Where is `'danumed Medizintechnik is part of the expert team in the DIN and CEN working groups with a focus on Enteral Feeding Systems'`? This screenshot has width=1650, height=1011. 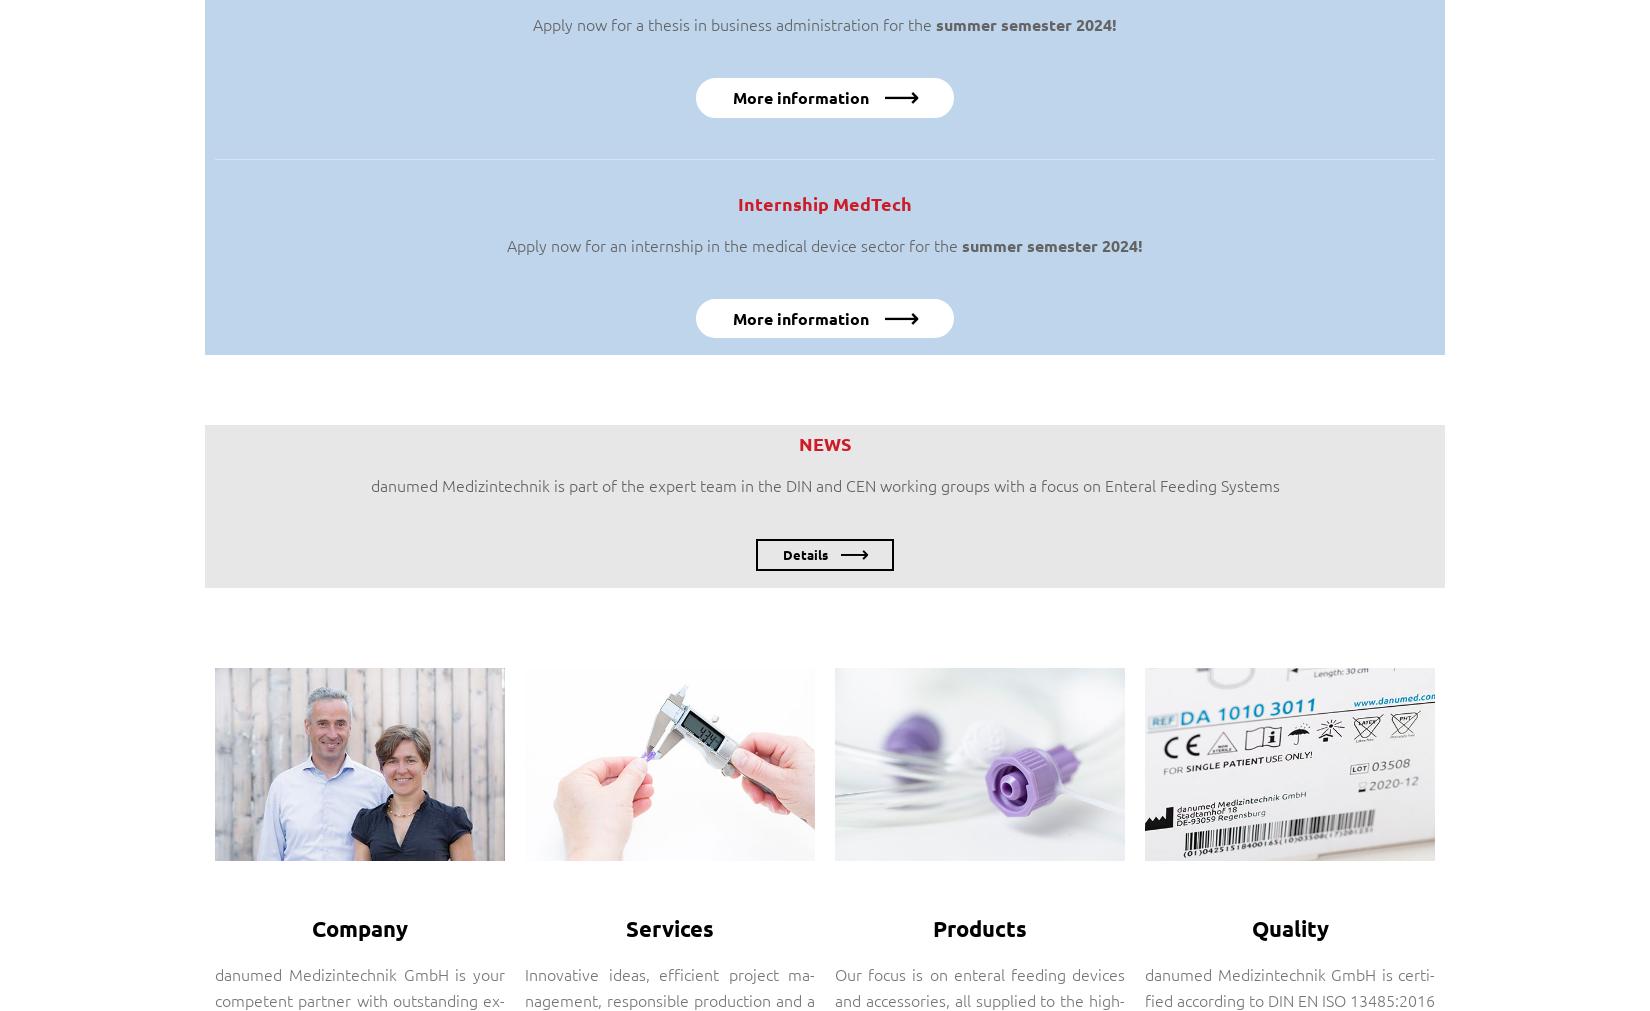
'danumed Medizintechnik is part of the expert team in the DIN and CEN working groups with a focus on Enteral Feeding Systems' is located at coordinates (369, 482).